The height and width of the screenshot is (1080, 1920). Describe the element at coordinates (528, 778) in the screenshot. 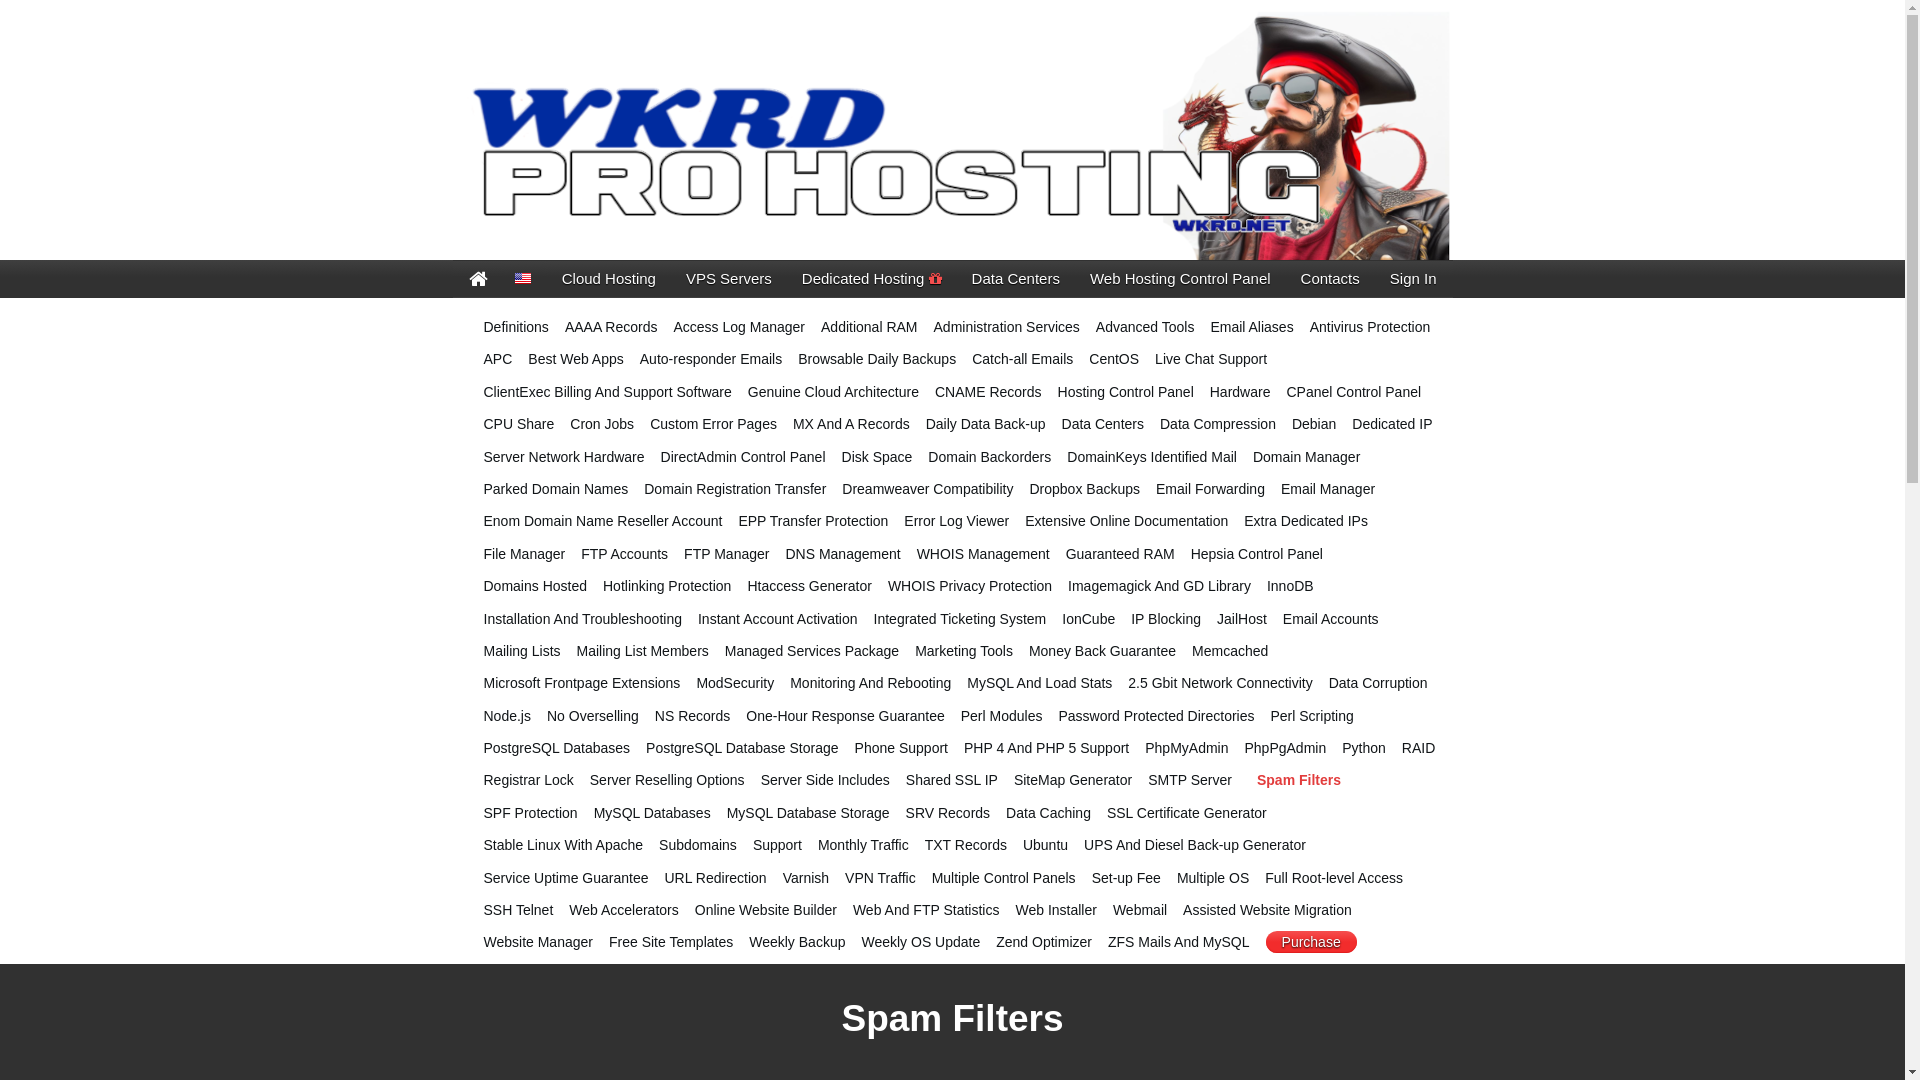

I see `'Registrar Lock'` at that location.